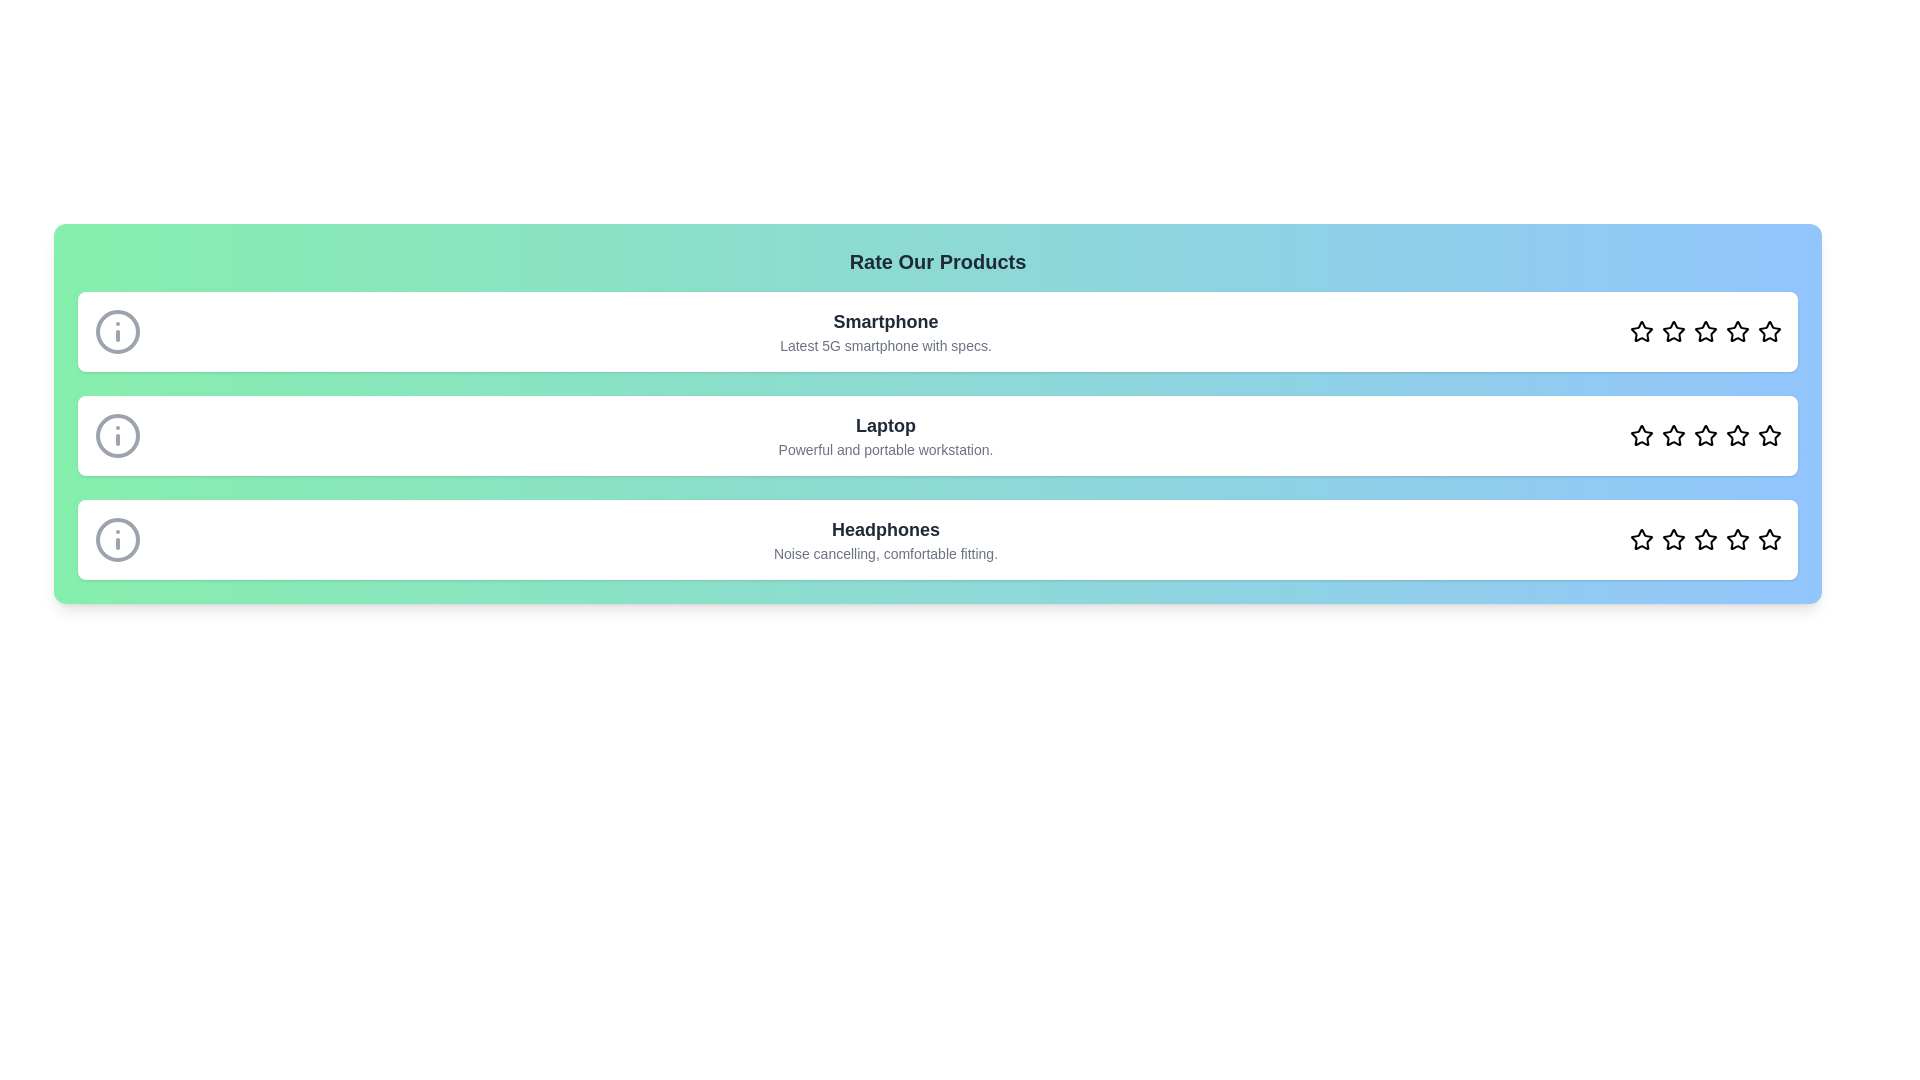  Describe the element at coordinates (1641, 538) in the screenshot. I see `the first star in the rating system for 'Headphones'` at that location.